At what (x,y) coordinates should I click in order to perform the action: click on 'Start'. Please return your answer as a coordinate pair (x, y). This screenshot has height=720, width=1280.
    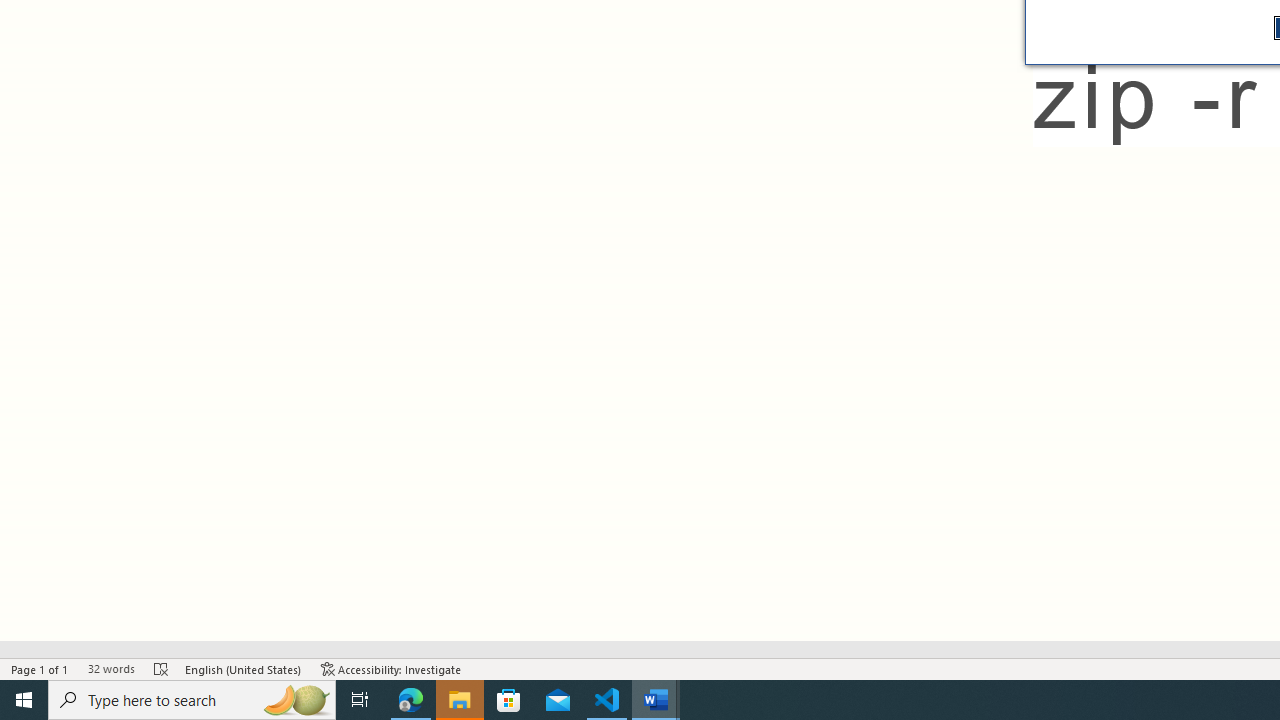
    Looking at the image, I should click on (24, 698).